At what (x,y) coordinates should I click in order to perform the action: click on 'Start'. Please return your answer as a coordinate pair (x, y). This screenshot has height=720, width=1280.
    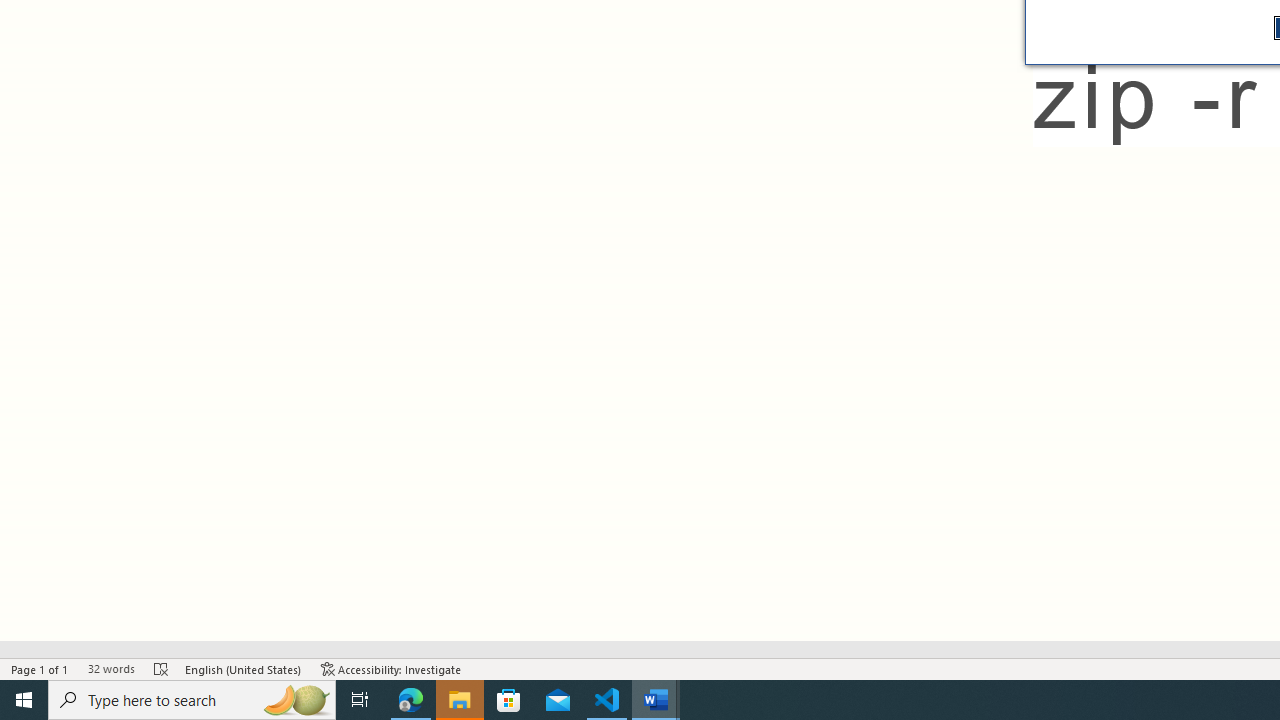
    Looking at the image, I should click on (24, 698).